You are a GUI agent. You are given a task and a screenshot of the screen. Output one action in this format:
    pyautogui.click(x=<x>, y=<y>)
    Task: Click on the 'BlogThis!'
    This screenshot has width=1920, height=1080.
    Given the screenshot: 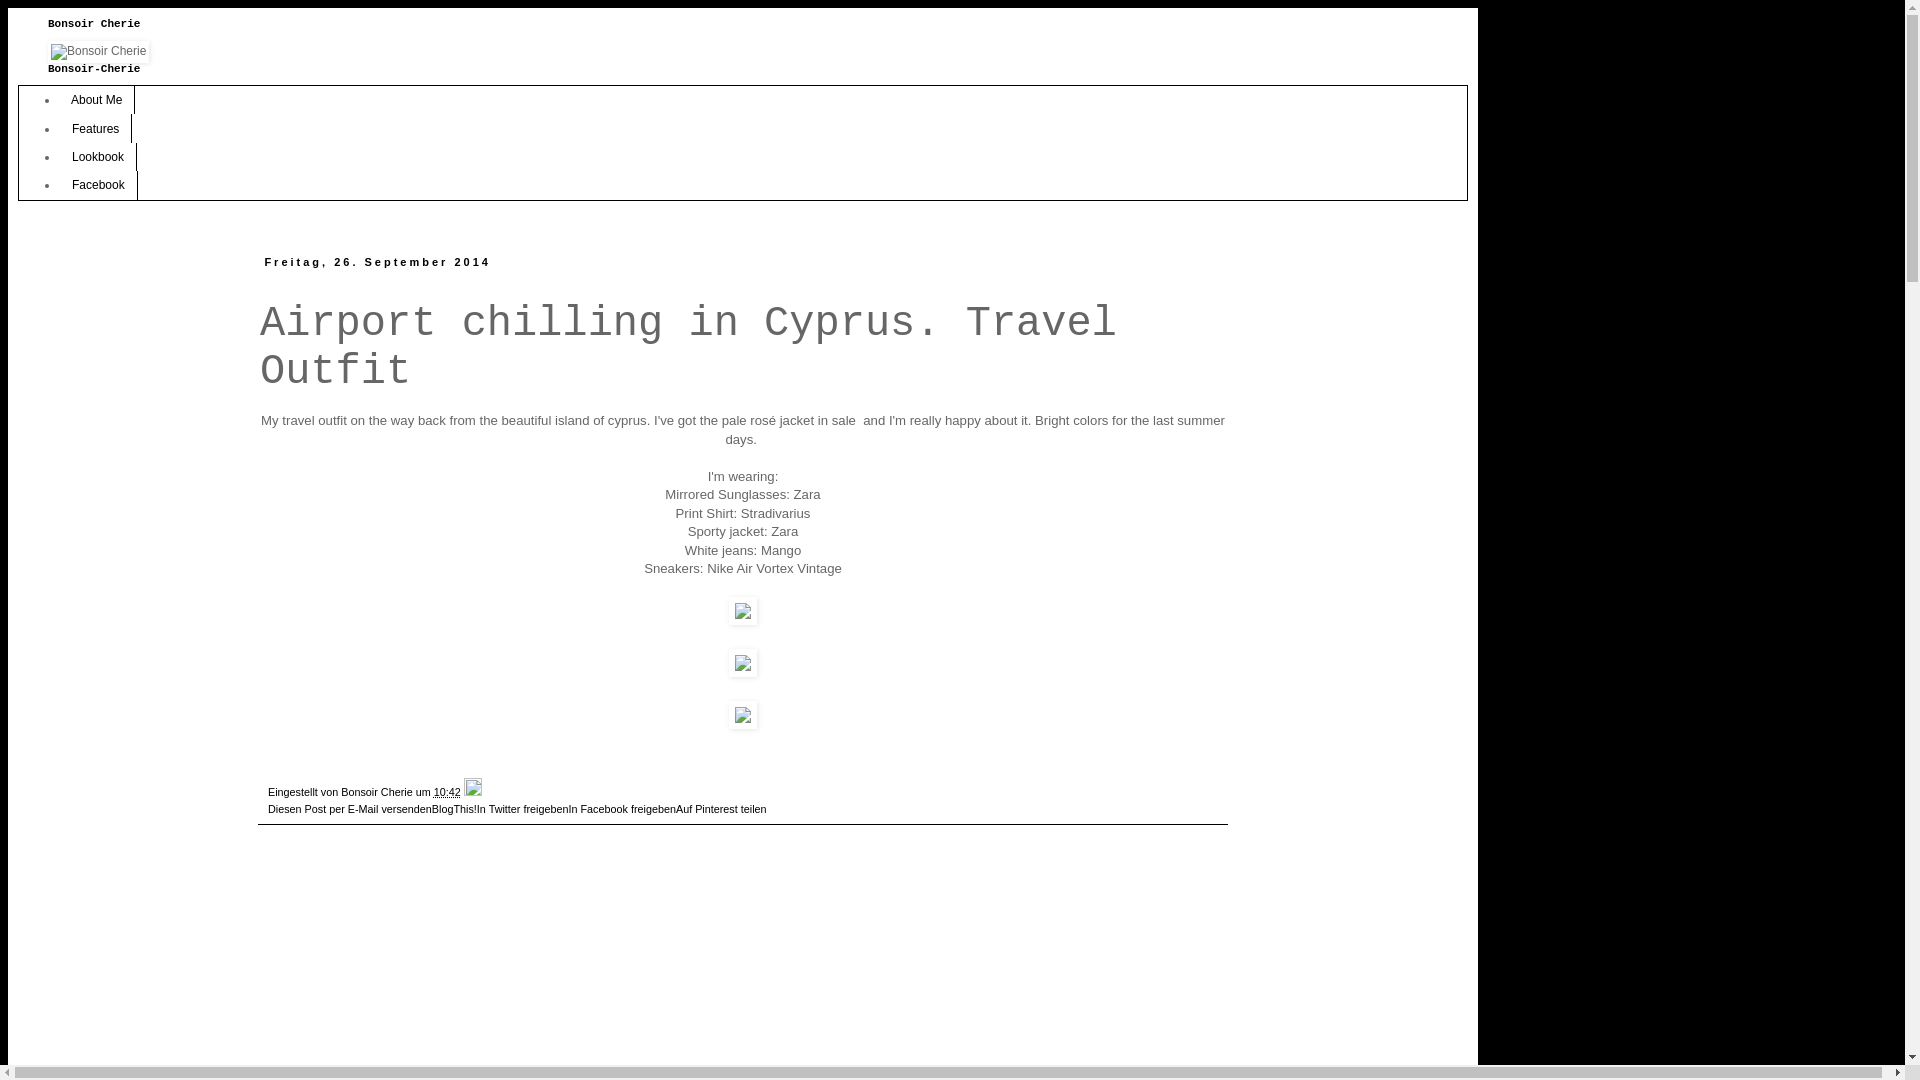 What is the action you would take?
    pyautogui.click(x=453, y=808)
    